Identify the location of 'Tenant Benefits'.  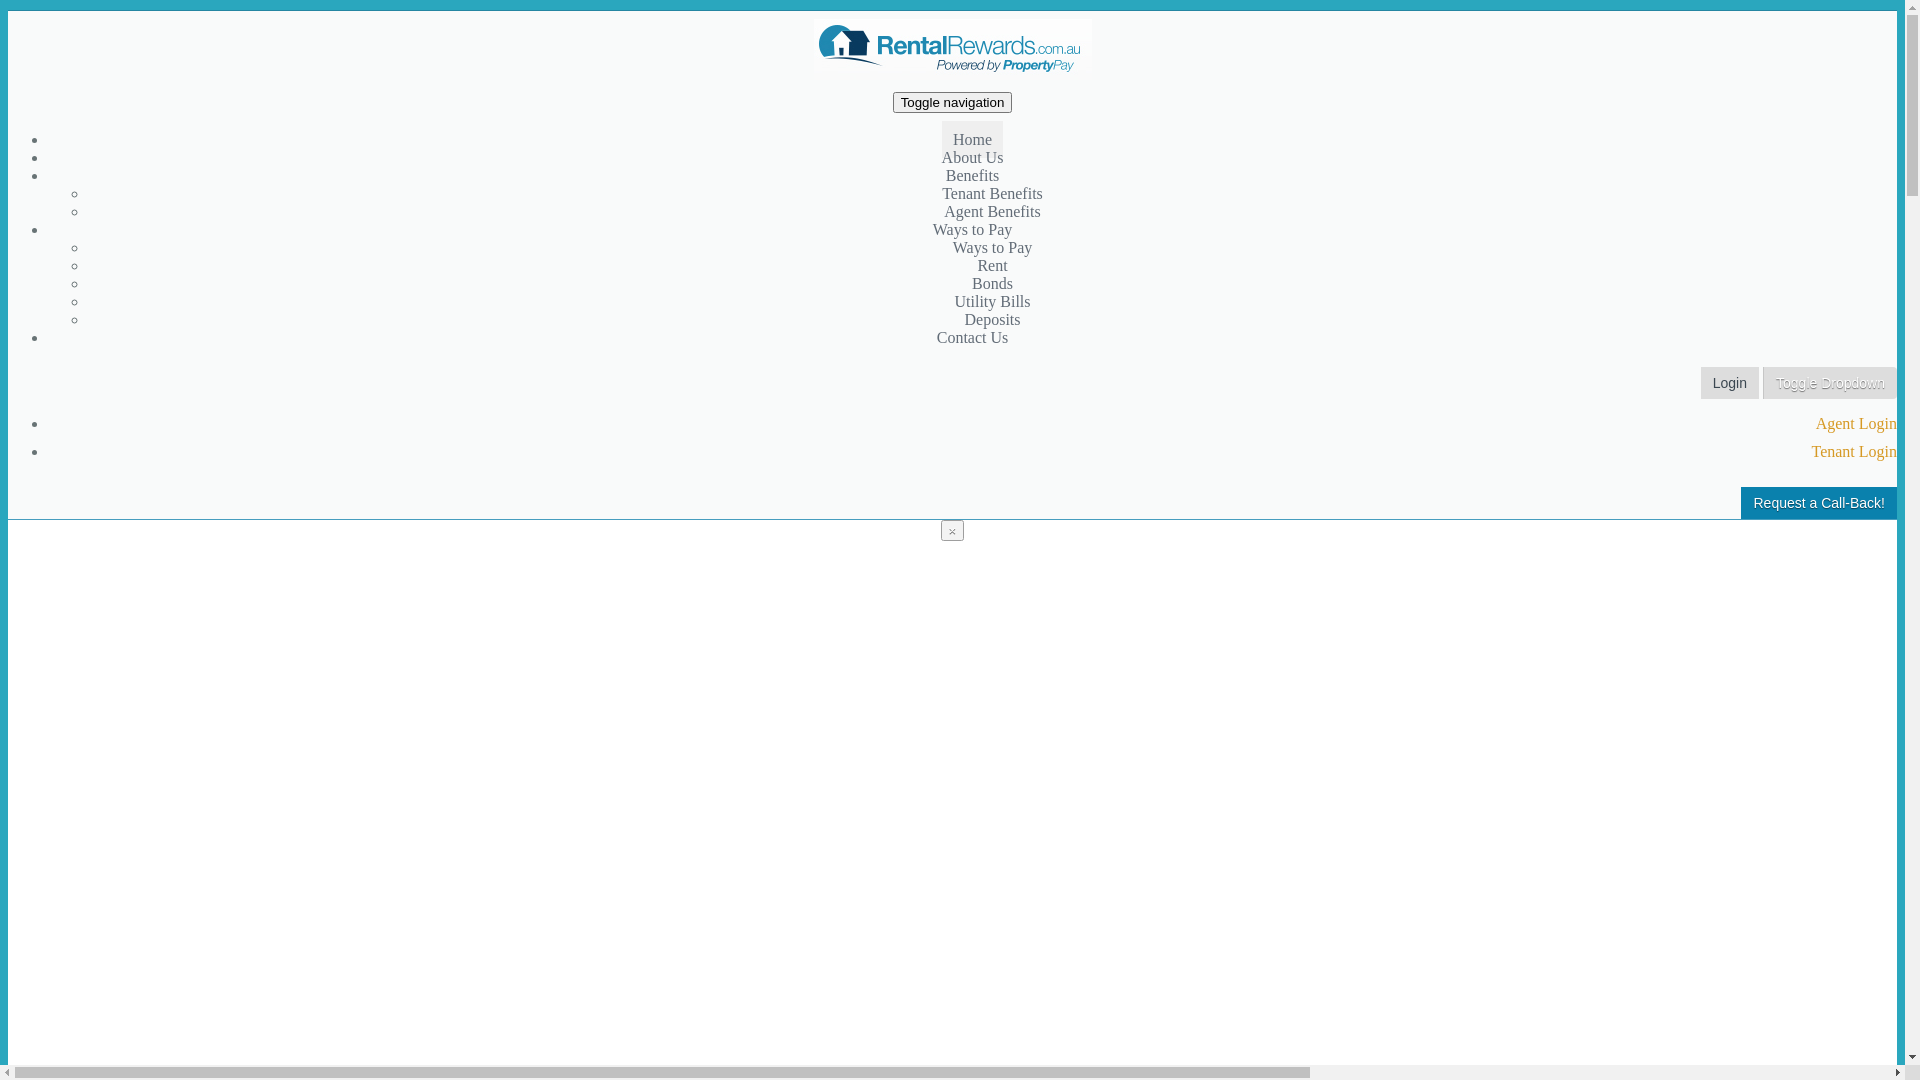
(940, 193).